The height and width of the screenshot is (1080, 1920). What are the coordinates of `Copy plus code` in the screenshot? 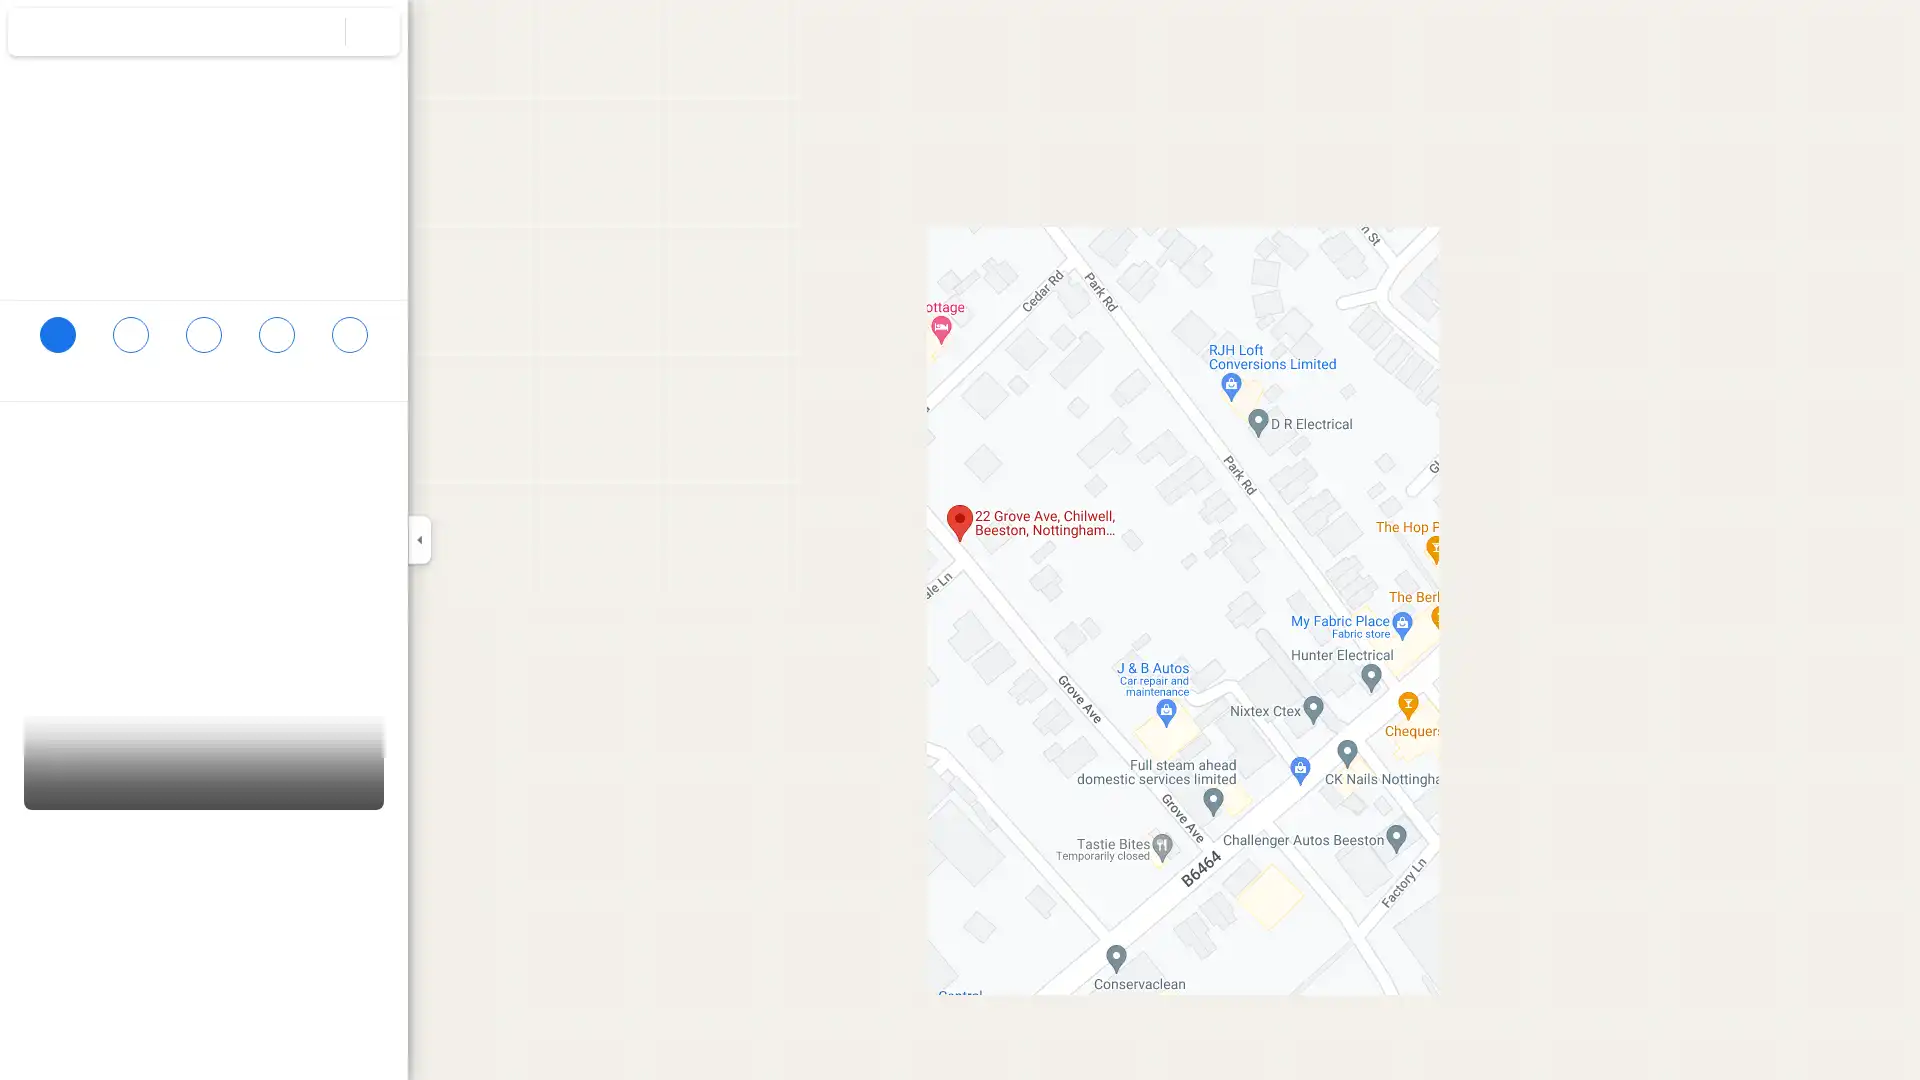 It's located at (329, 493).